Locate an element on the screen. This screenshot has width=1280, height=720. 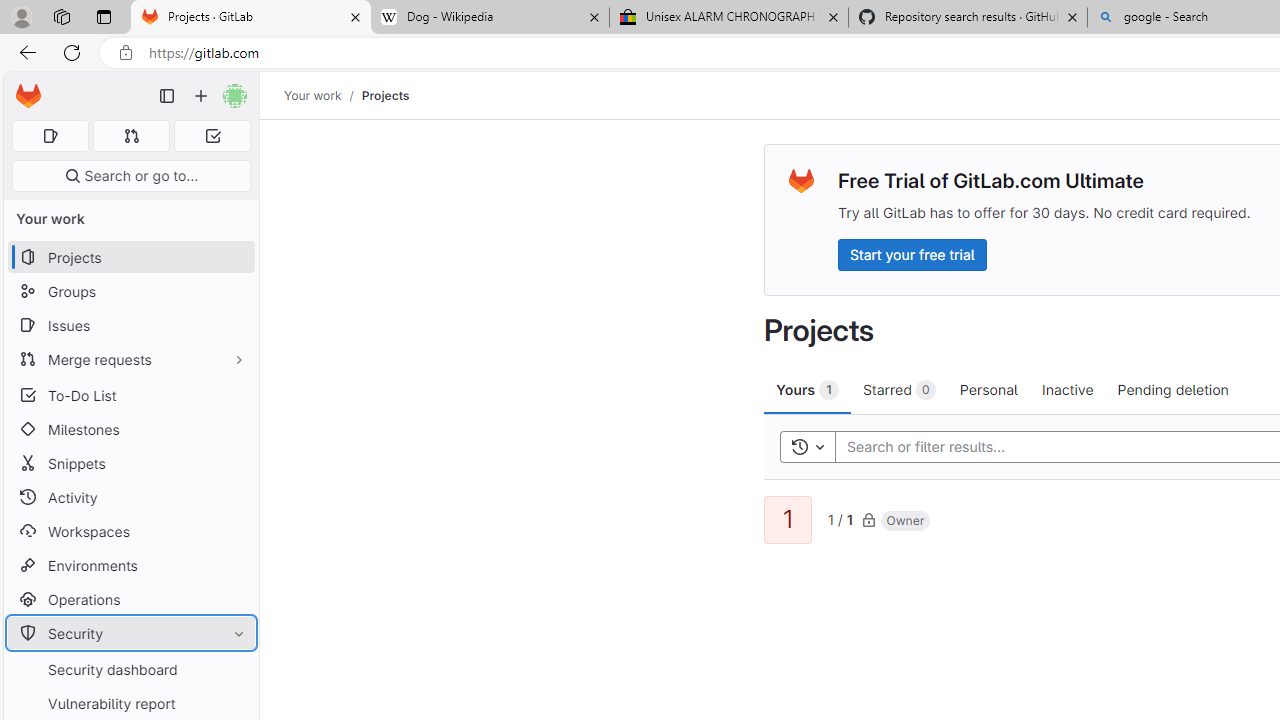
'To-Do List' is located at coordinates (130, 395).